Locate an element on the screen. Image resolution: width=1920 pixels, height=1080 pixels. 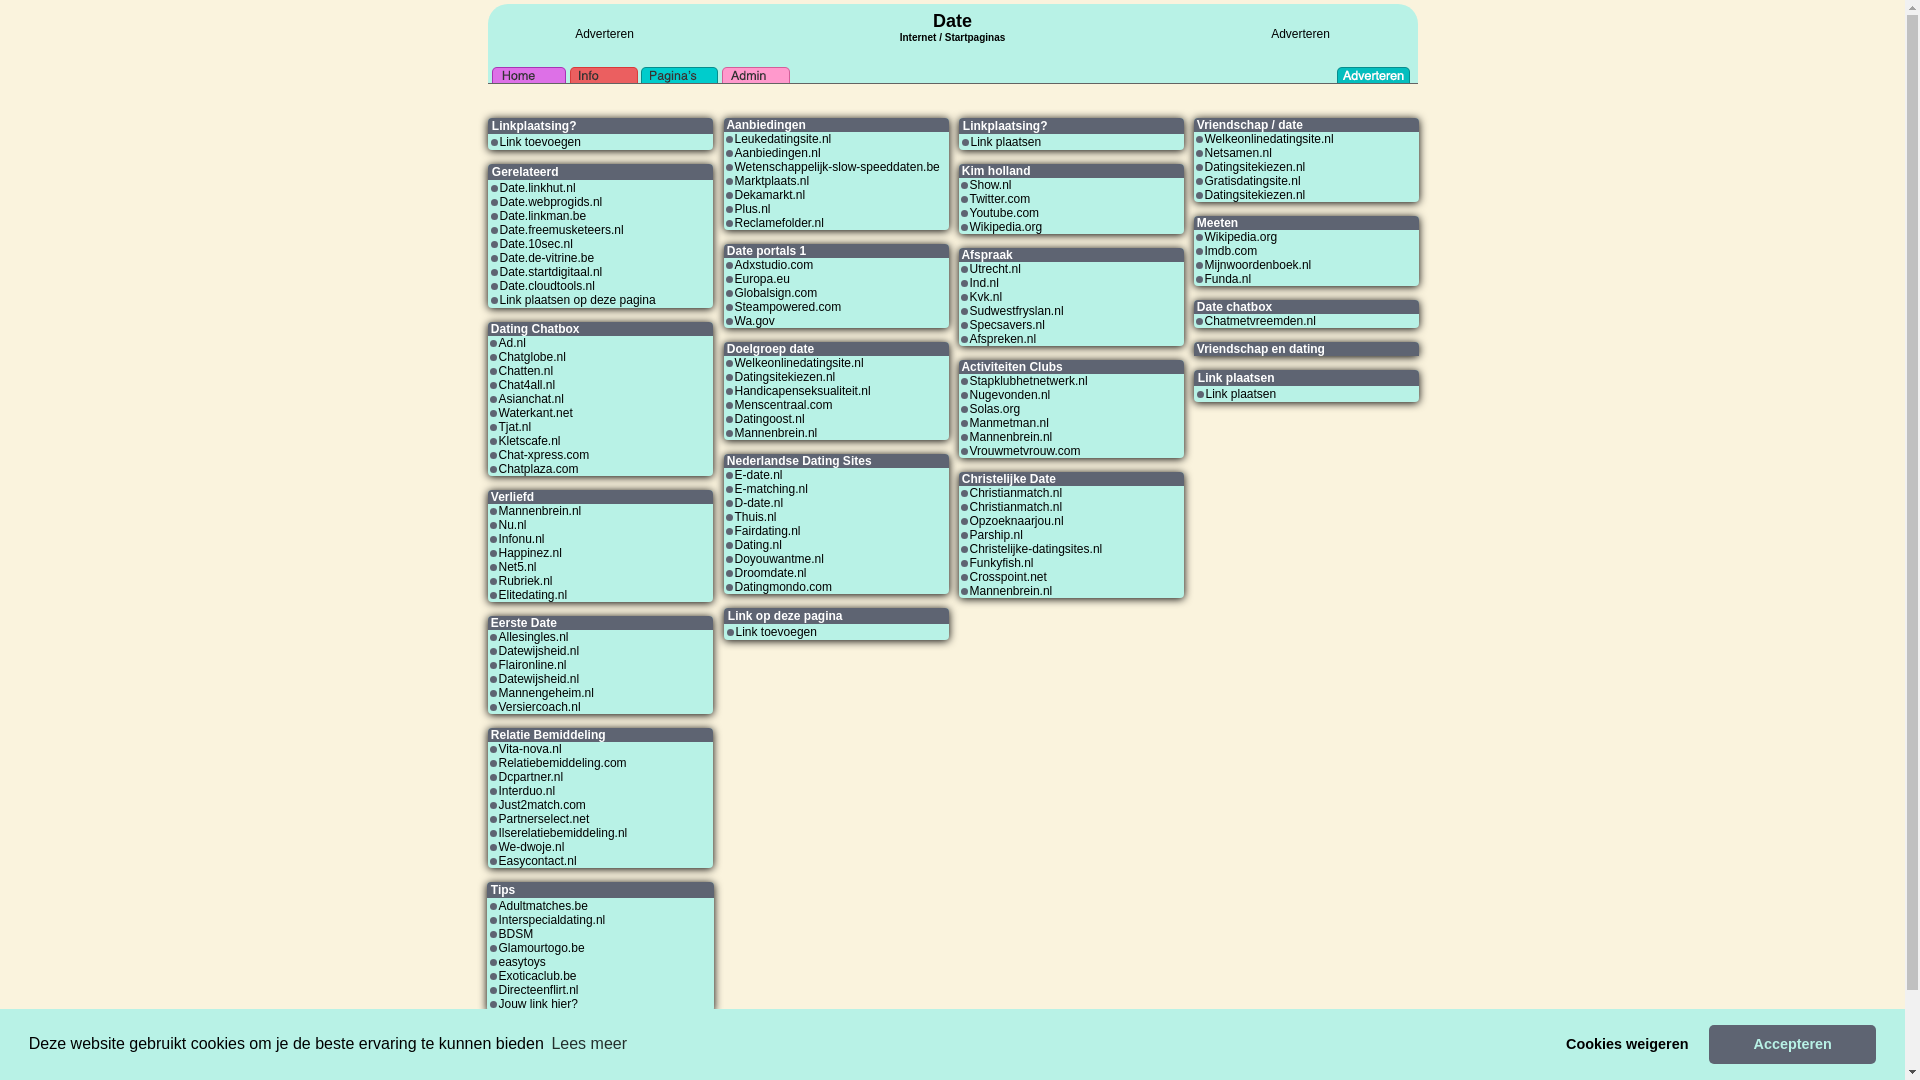
'Adxstudio.com' is located at coordinates (733, 264).